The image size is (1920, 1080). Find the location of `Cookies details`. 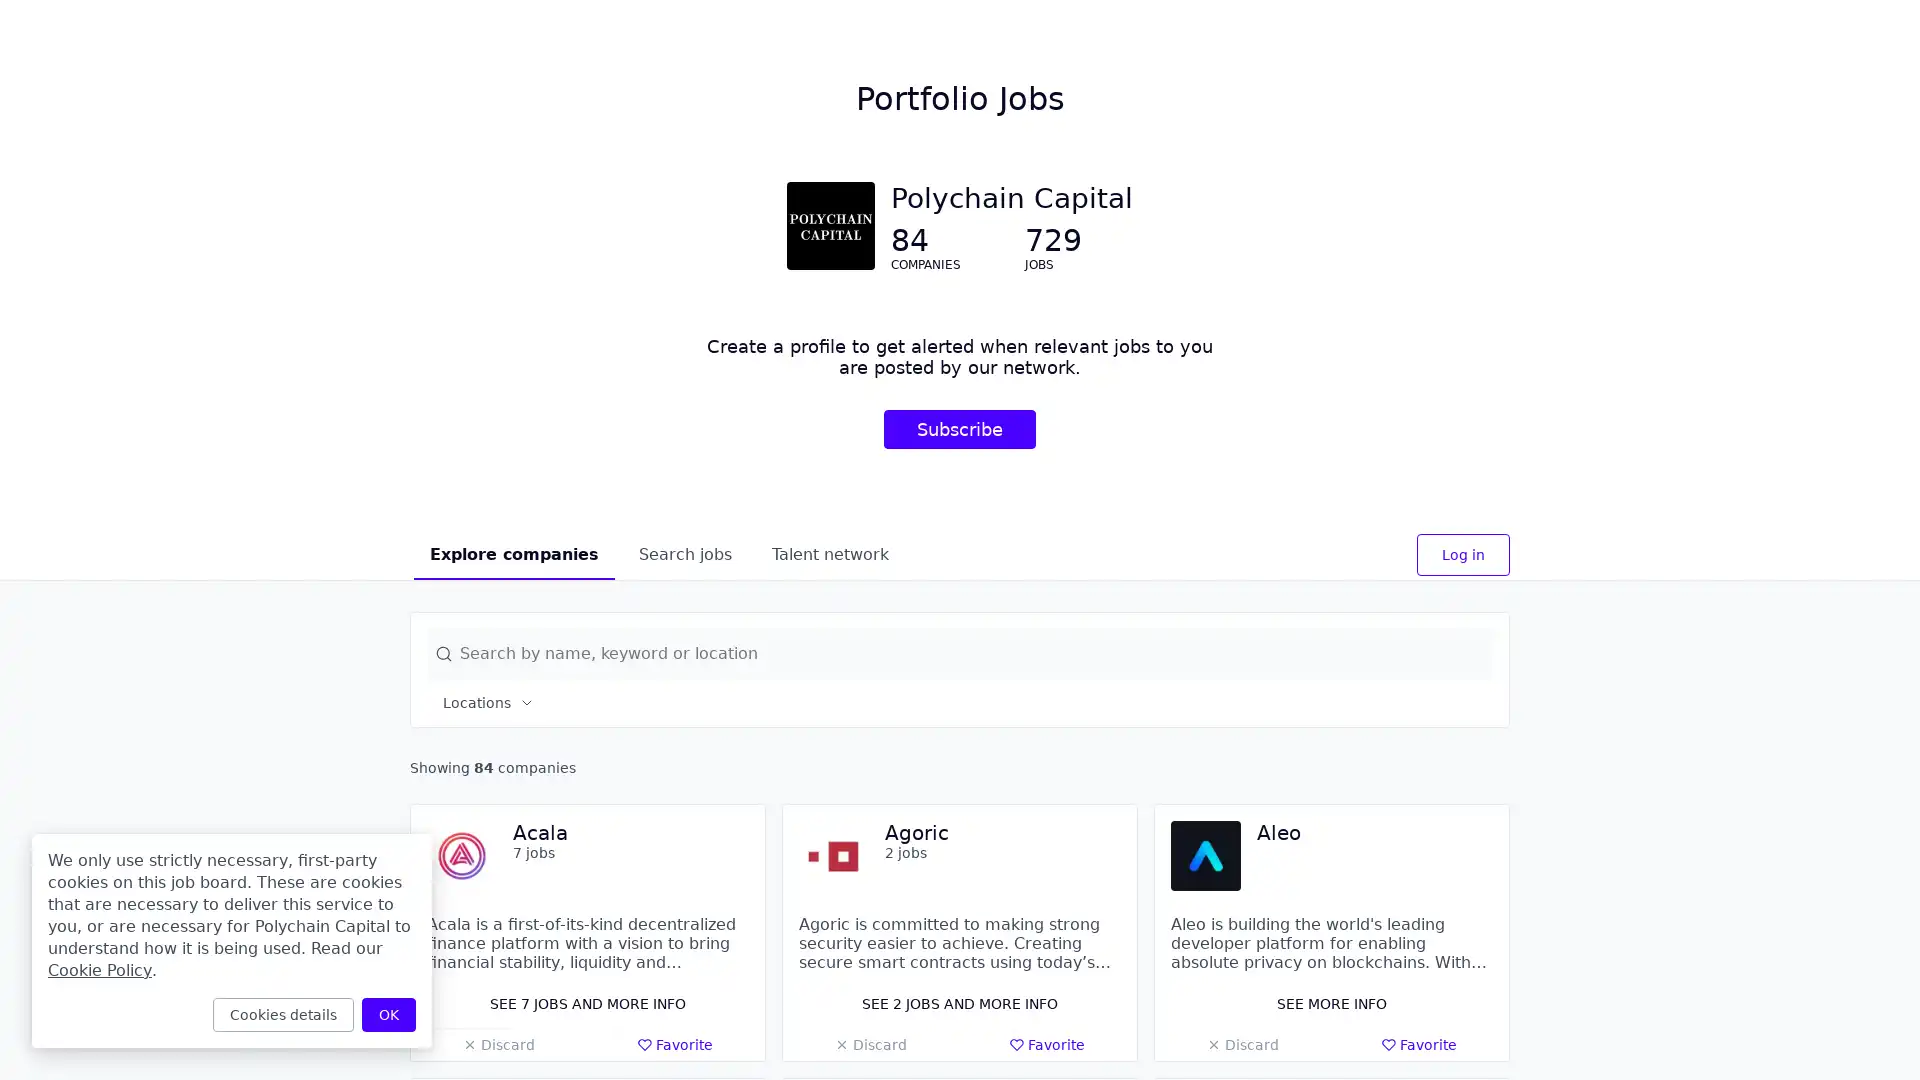

Cookies details is located at coordinates (282, 1014).